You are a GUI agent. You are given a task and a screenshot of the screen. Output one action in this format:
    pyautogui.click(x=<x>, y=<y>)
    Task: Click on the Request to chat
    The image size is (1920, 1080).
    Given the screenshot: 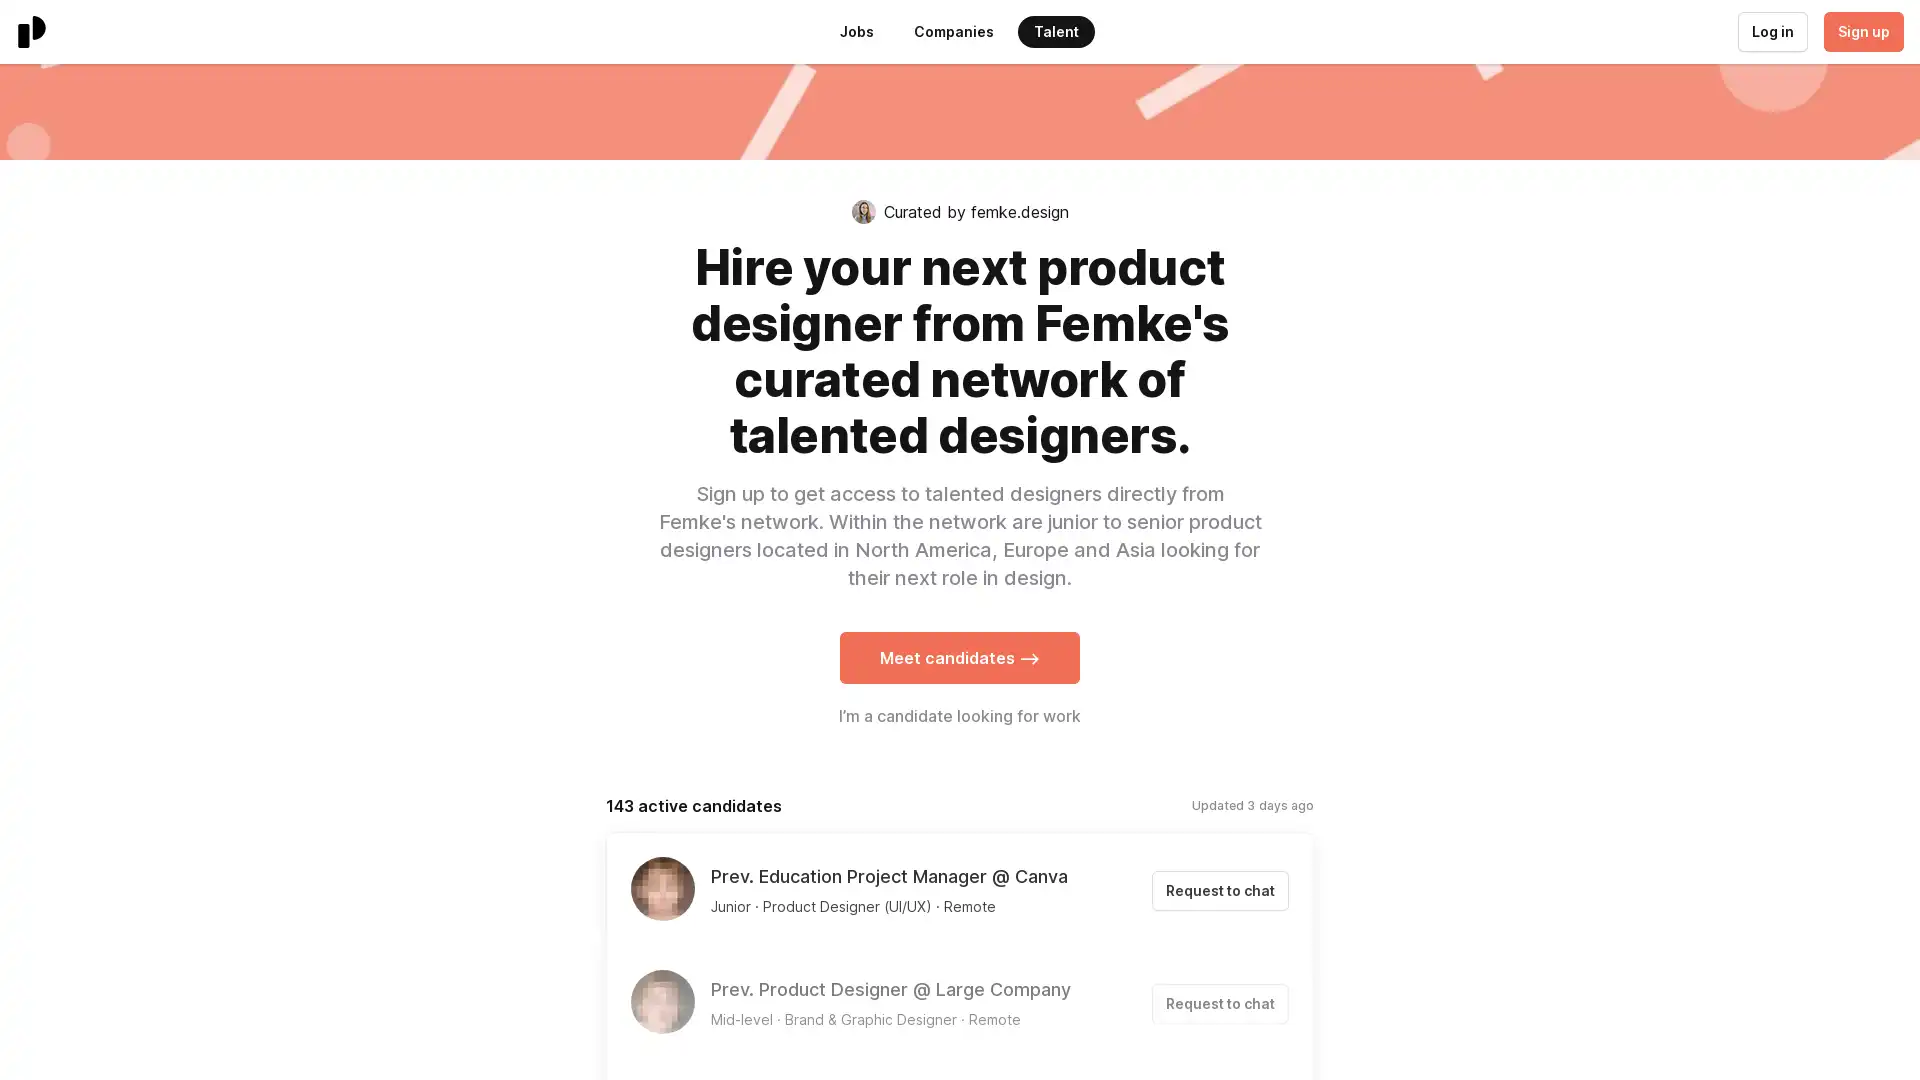 What is the action you would take?
    pyautogui.click(x=1219, y=1003)
    